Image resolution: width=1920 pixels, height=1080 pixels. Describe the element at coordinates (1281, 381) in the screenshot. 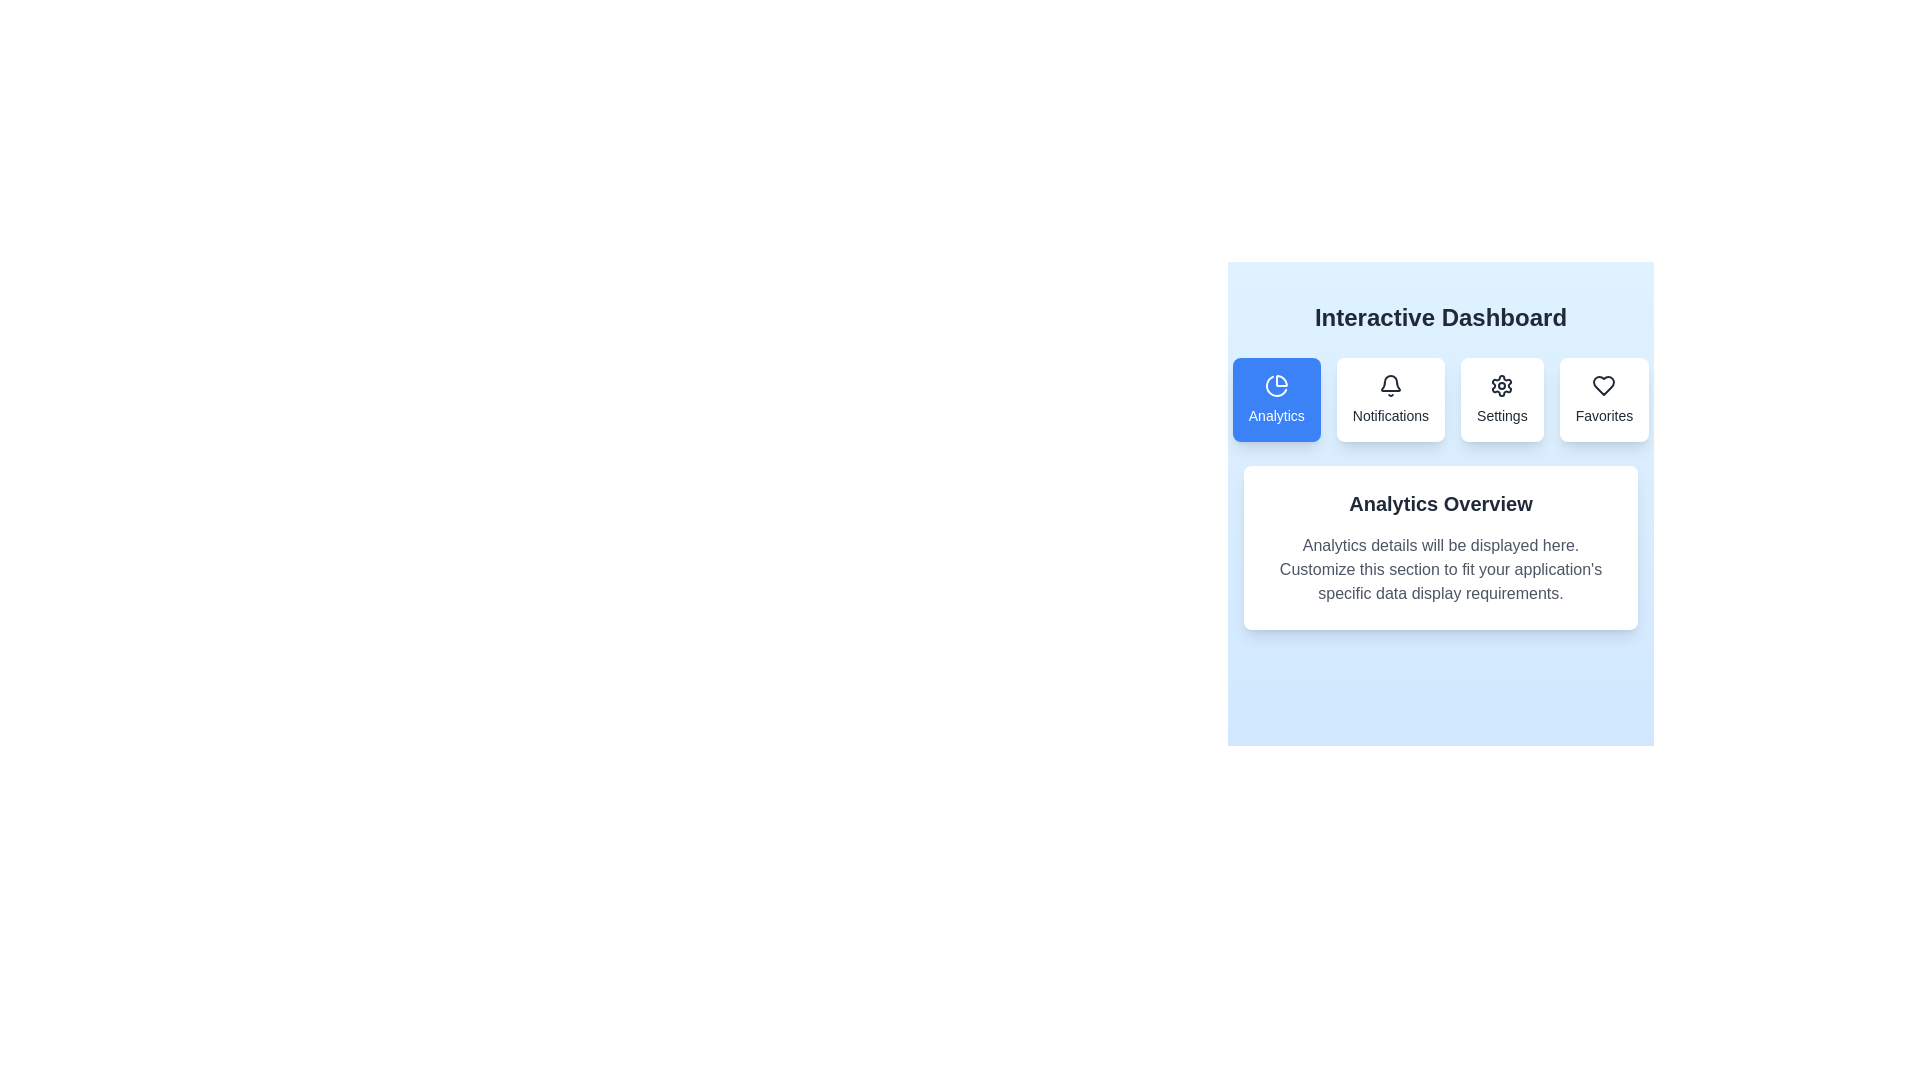

I see `the representation of the 'Analytics' icon located at the top-left corner of the dashboard interface, which serves as a visual icon for the 'Analytics' button` at that location.